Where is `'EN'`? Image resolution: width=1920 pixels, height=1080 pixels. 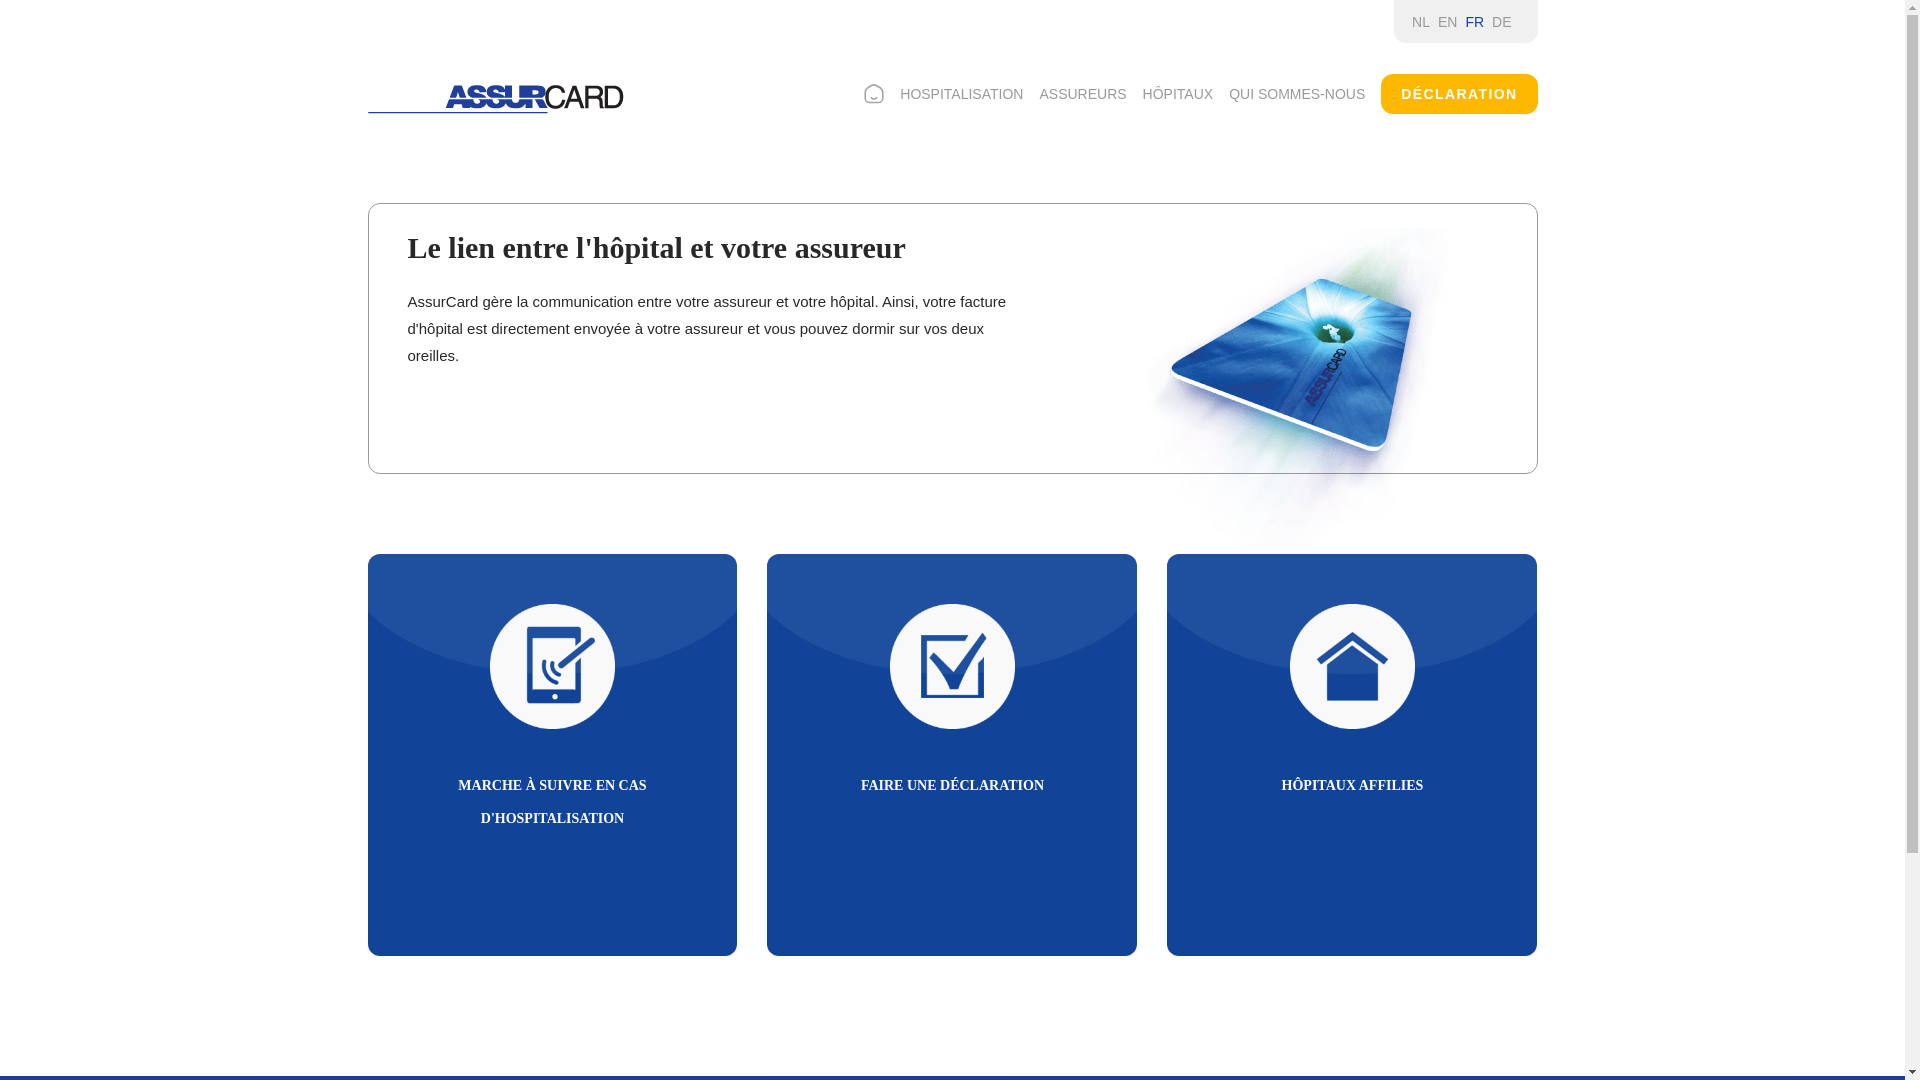
'EN' is located at coordinates (1437, 22).